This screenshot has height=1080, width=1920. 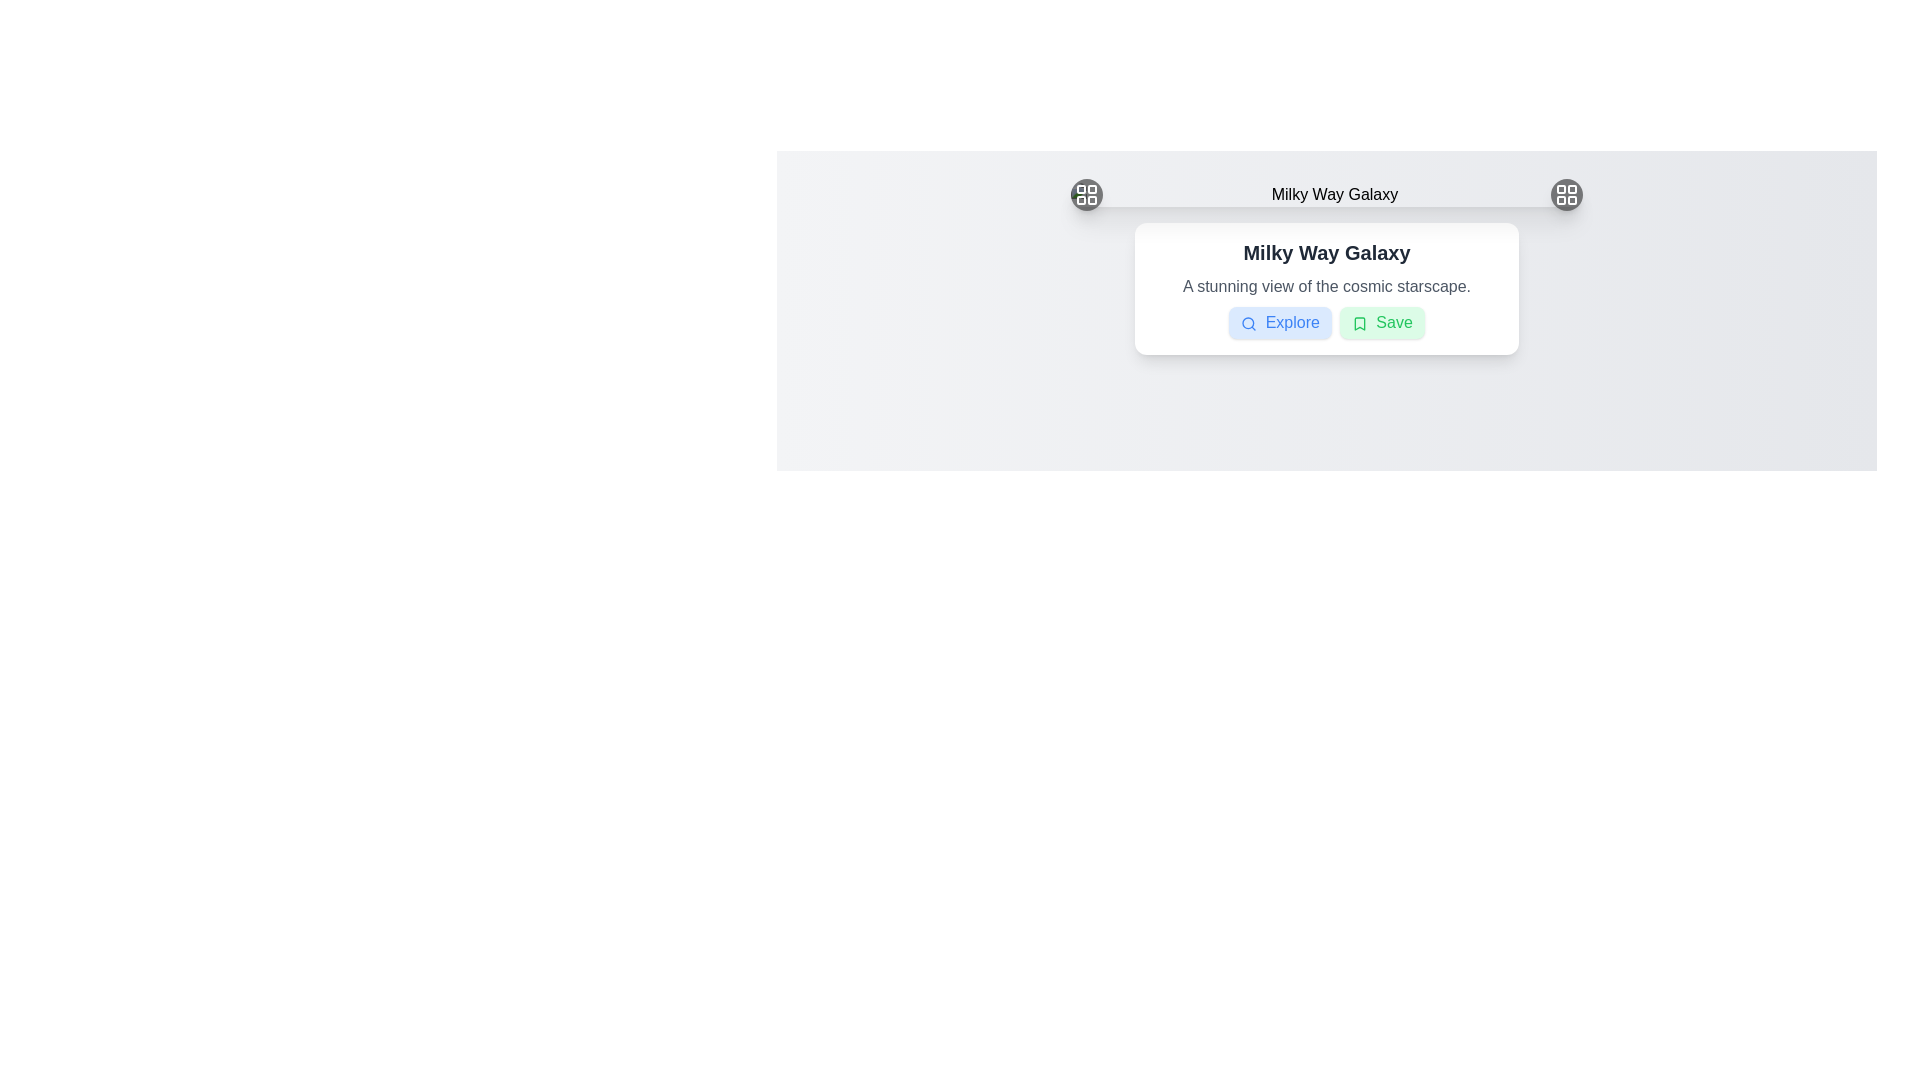 I want to click on the bookmark-shaped icon embedded within an SVG element located near the top-right corner of the layout, adjacent to the 'Save' button, so click(x=1359, y=322).